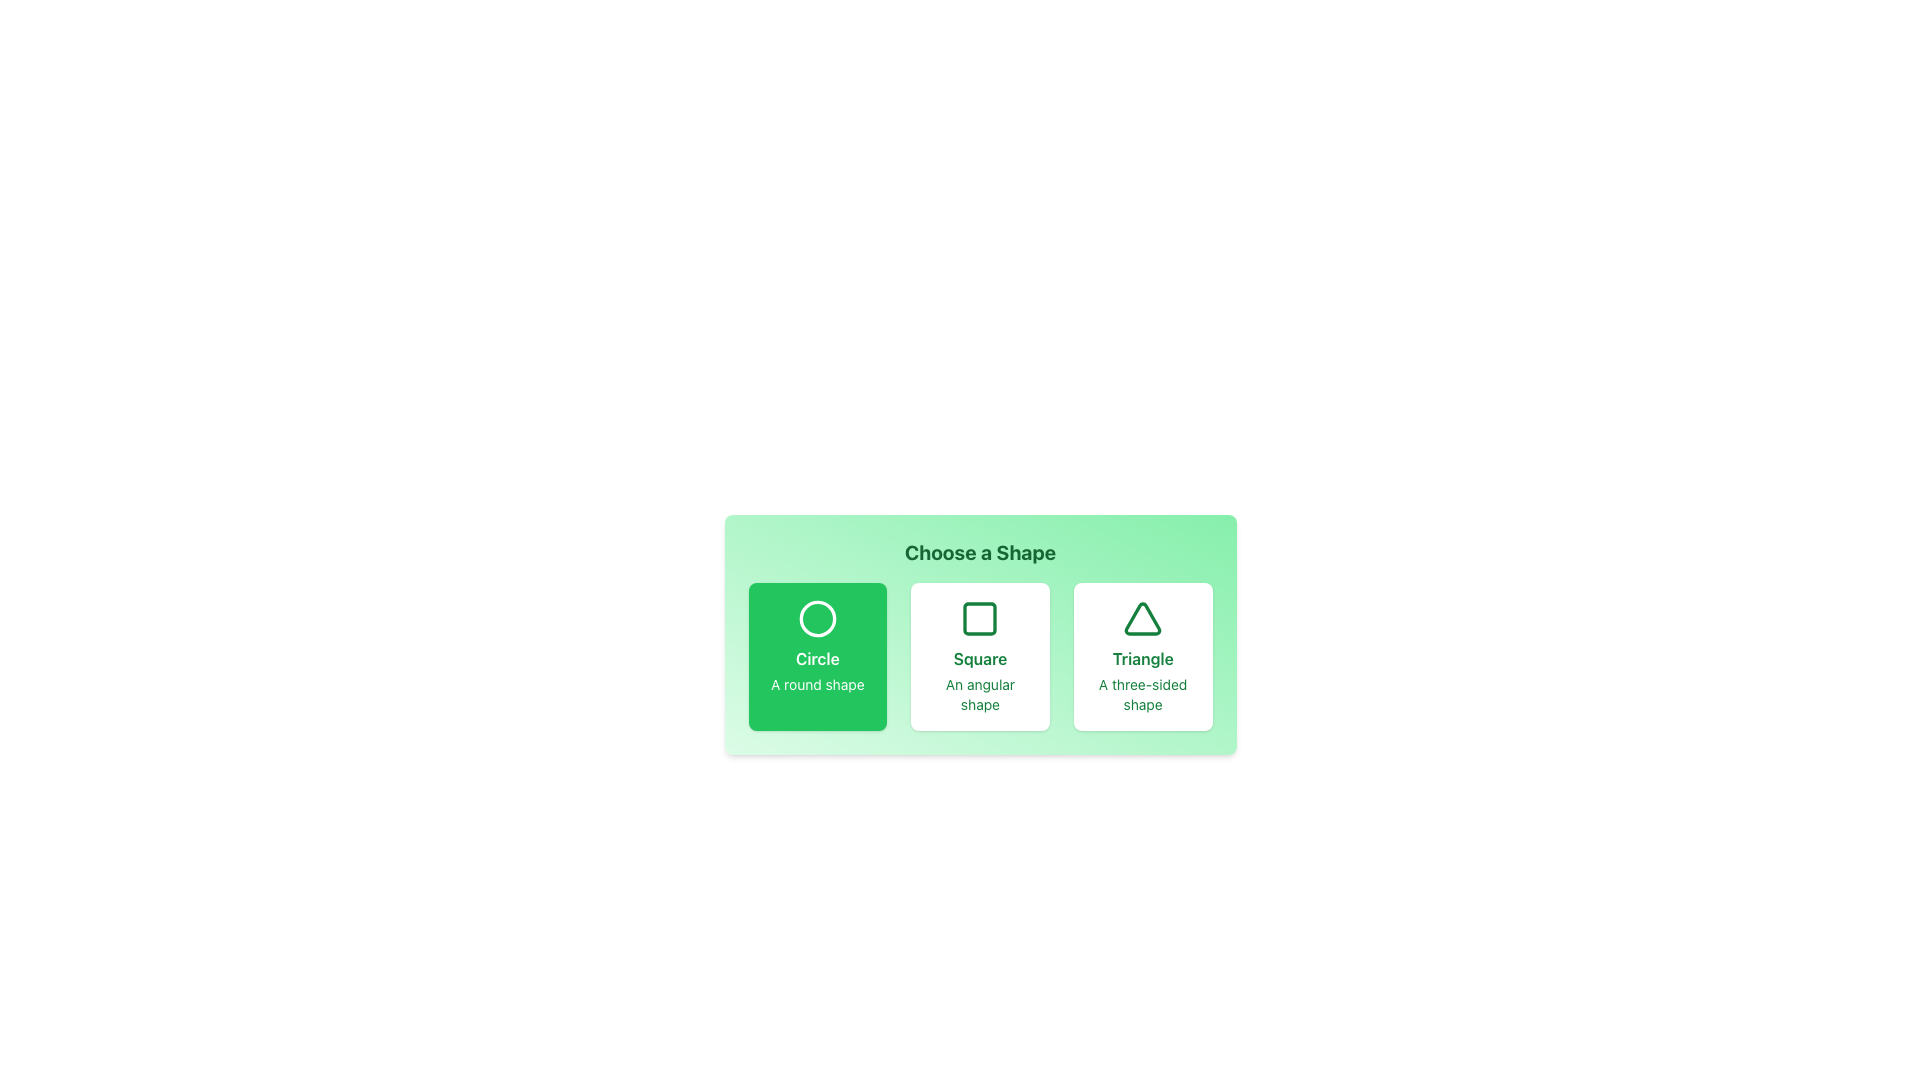 The width and height of the screenshot is (1920, 1080). Describe the element at coordinates (817, 684) in the screenshot. I see `the text label that says 'A round shape', which is located beneath the text 'Circle' in the leftmost green card of the 'Choose a Shape' selection menu` at that location.